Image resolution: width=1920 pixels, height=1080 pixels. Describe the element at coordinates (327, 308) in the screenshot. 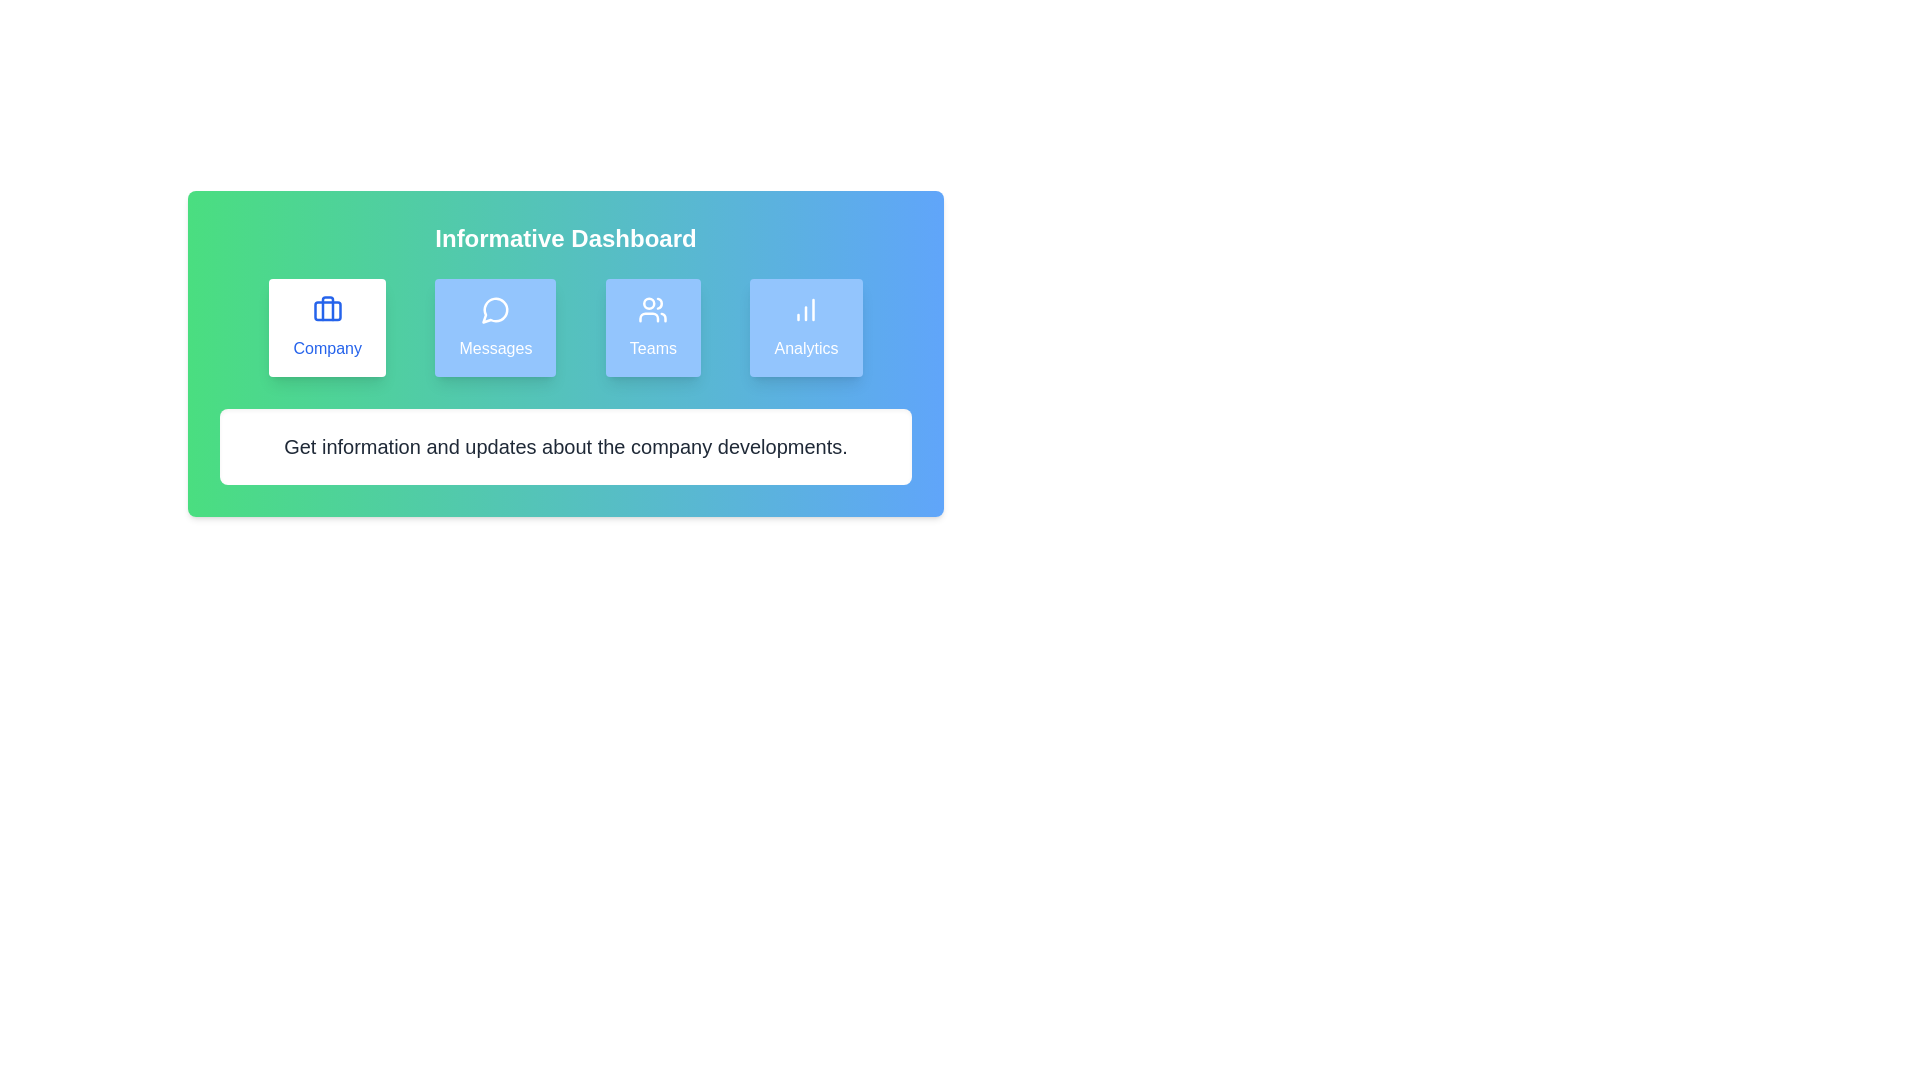

I see `the vertical line in the suitcase icon located within the 'Company' button on the left side of the interface` at that location.